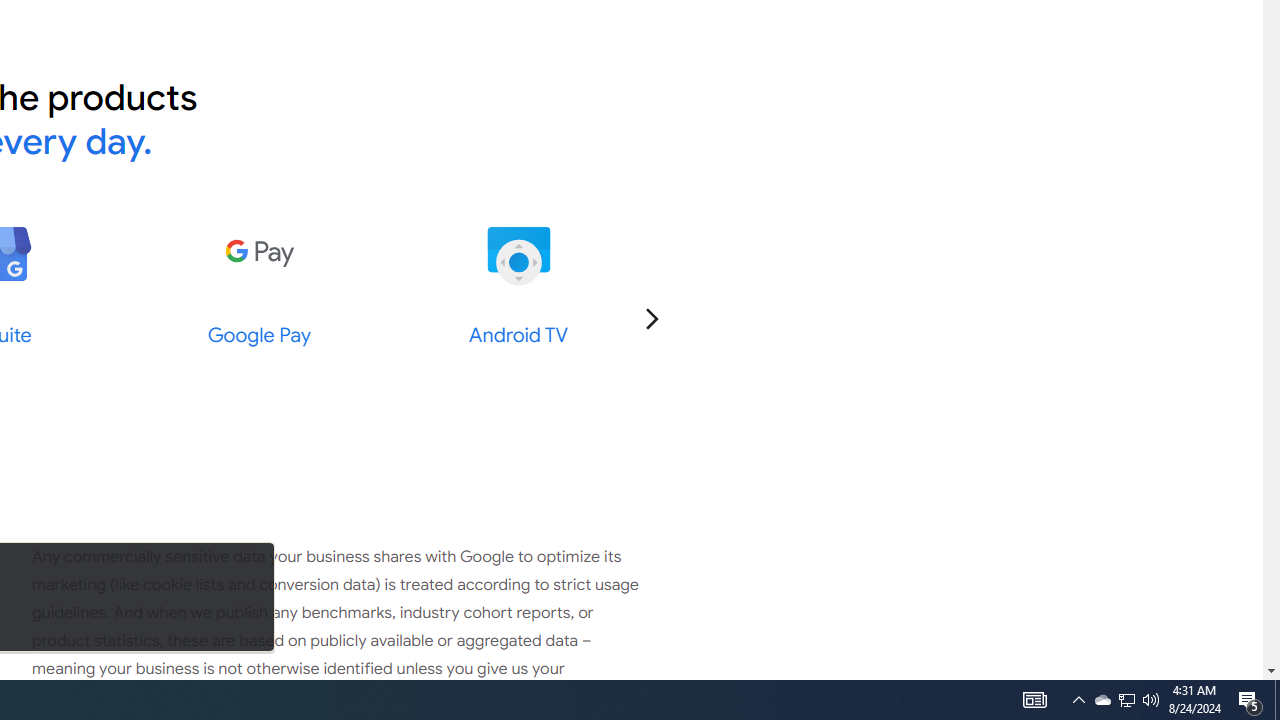 Image resolution: width=1280 pixels, height=720 pixels. What do you see at coordinates (258, 284) in the screenshot?
I see `'Google Pay Google Pay'` at bounding box center [258, 284].